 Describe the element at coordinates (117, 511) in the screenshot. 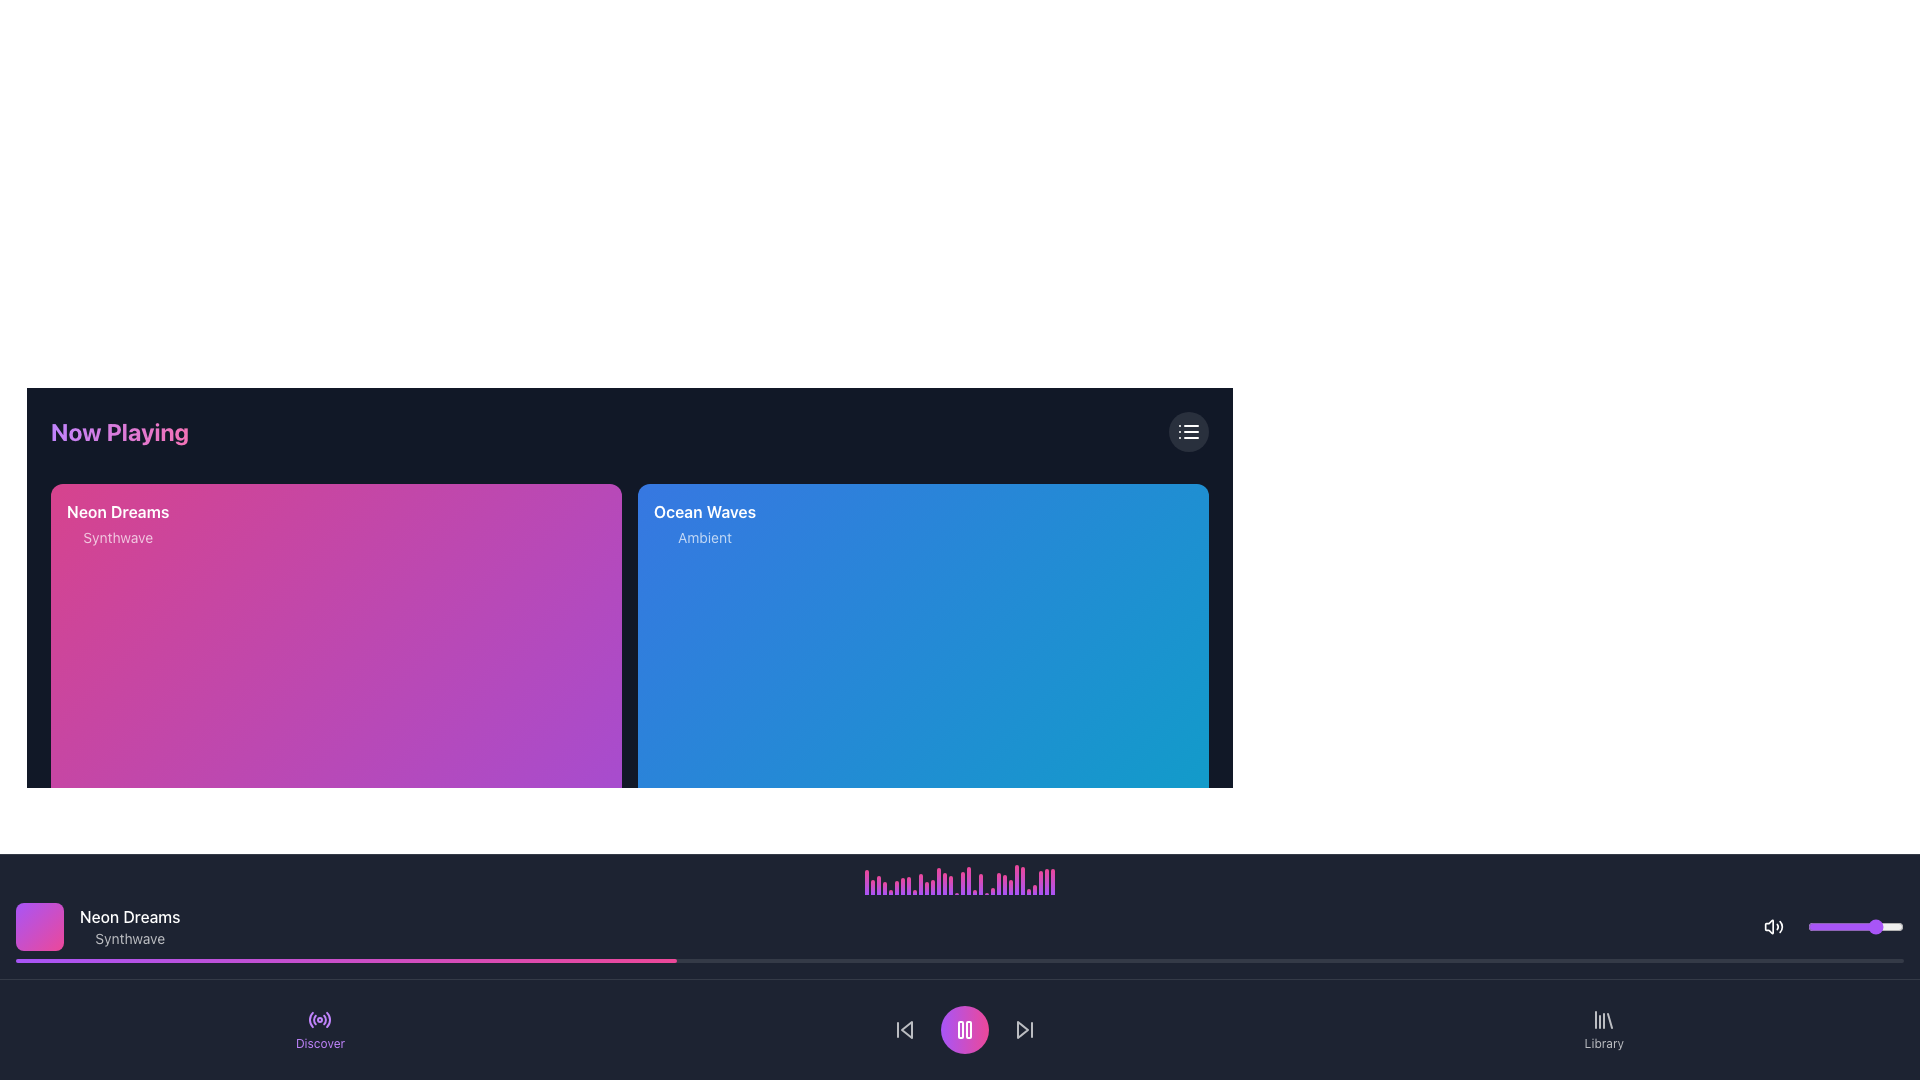

I see `text content of the title Text Label located at the top of the left card in a two-card layout, which is associated with a music or media item` at that location.